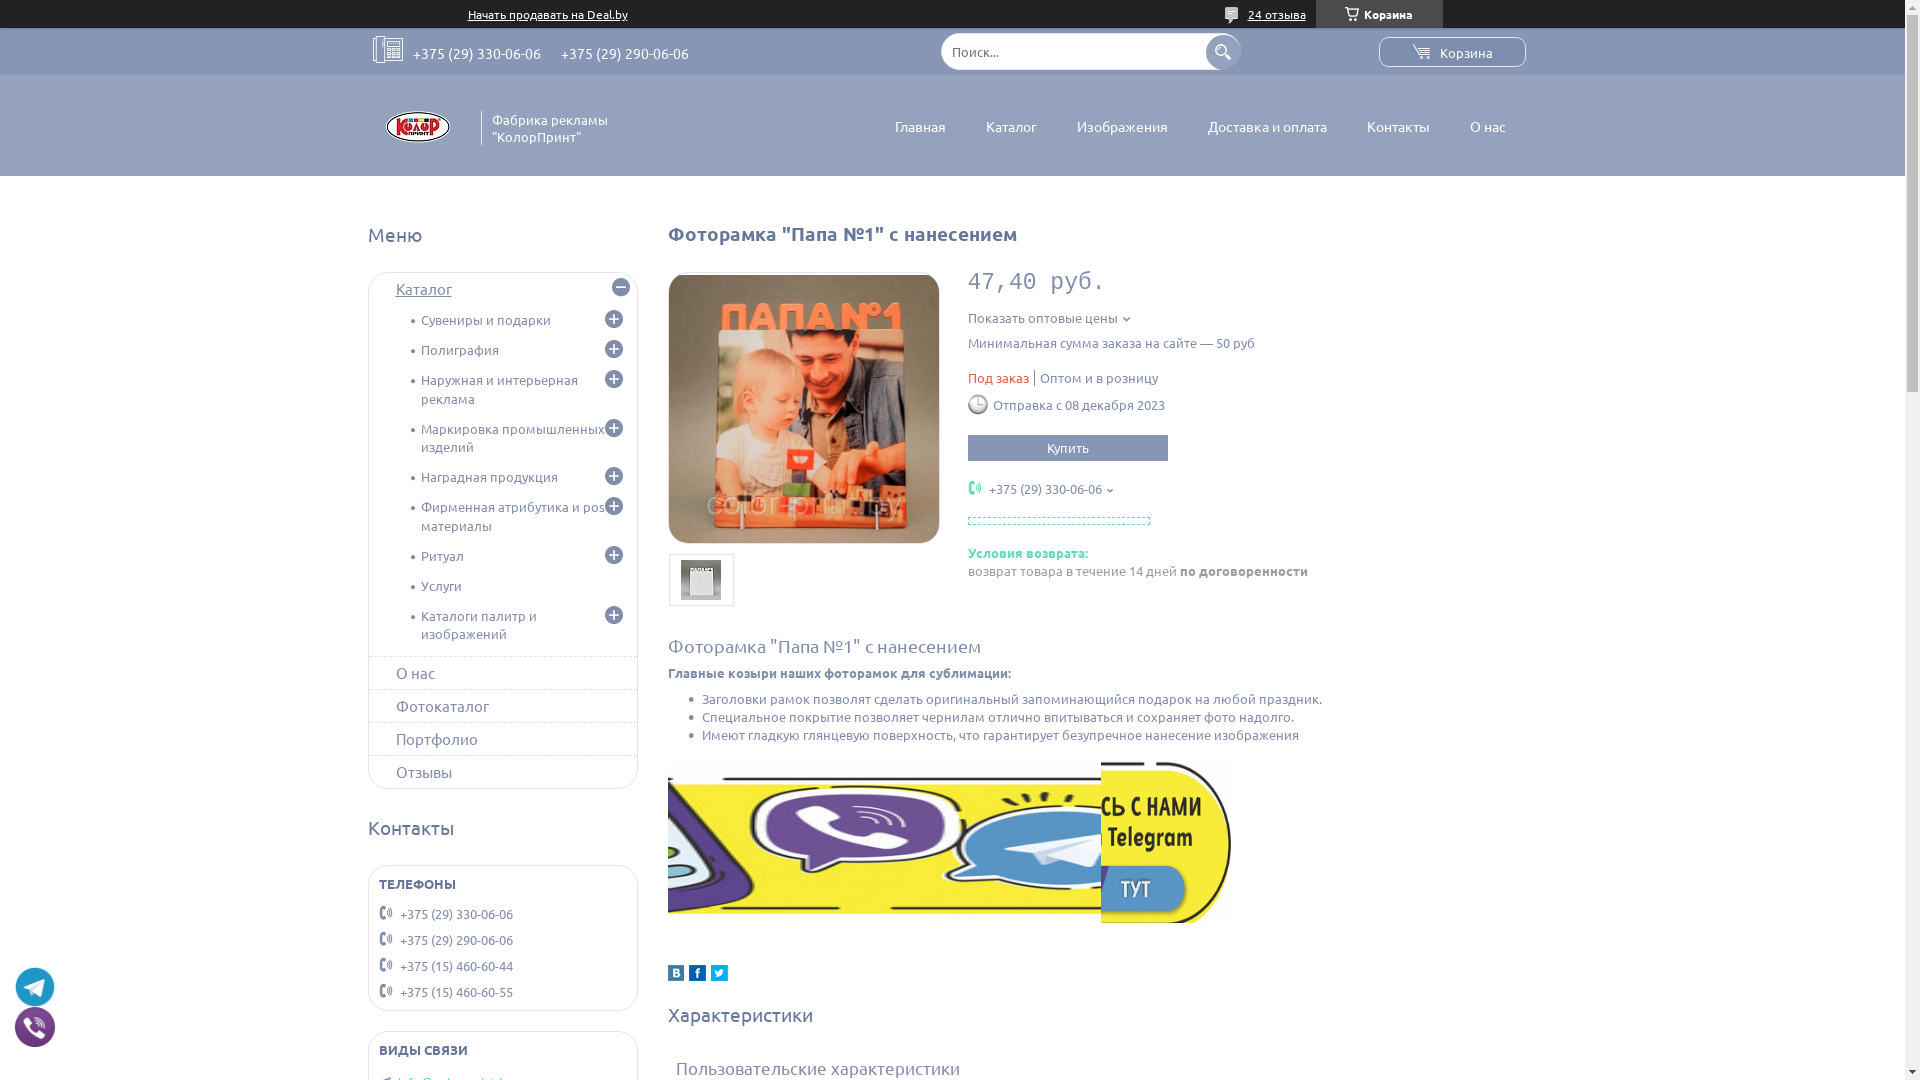 Image resolution: width=1920 pixels, height=1080 pixels. I want to click on 'twitter', so click(718, 974).